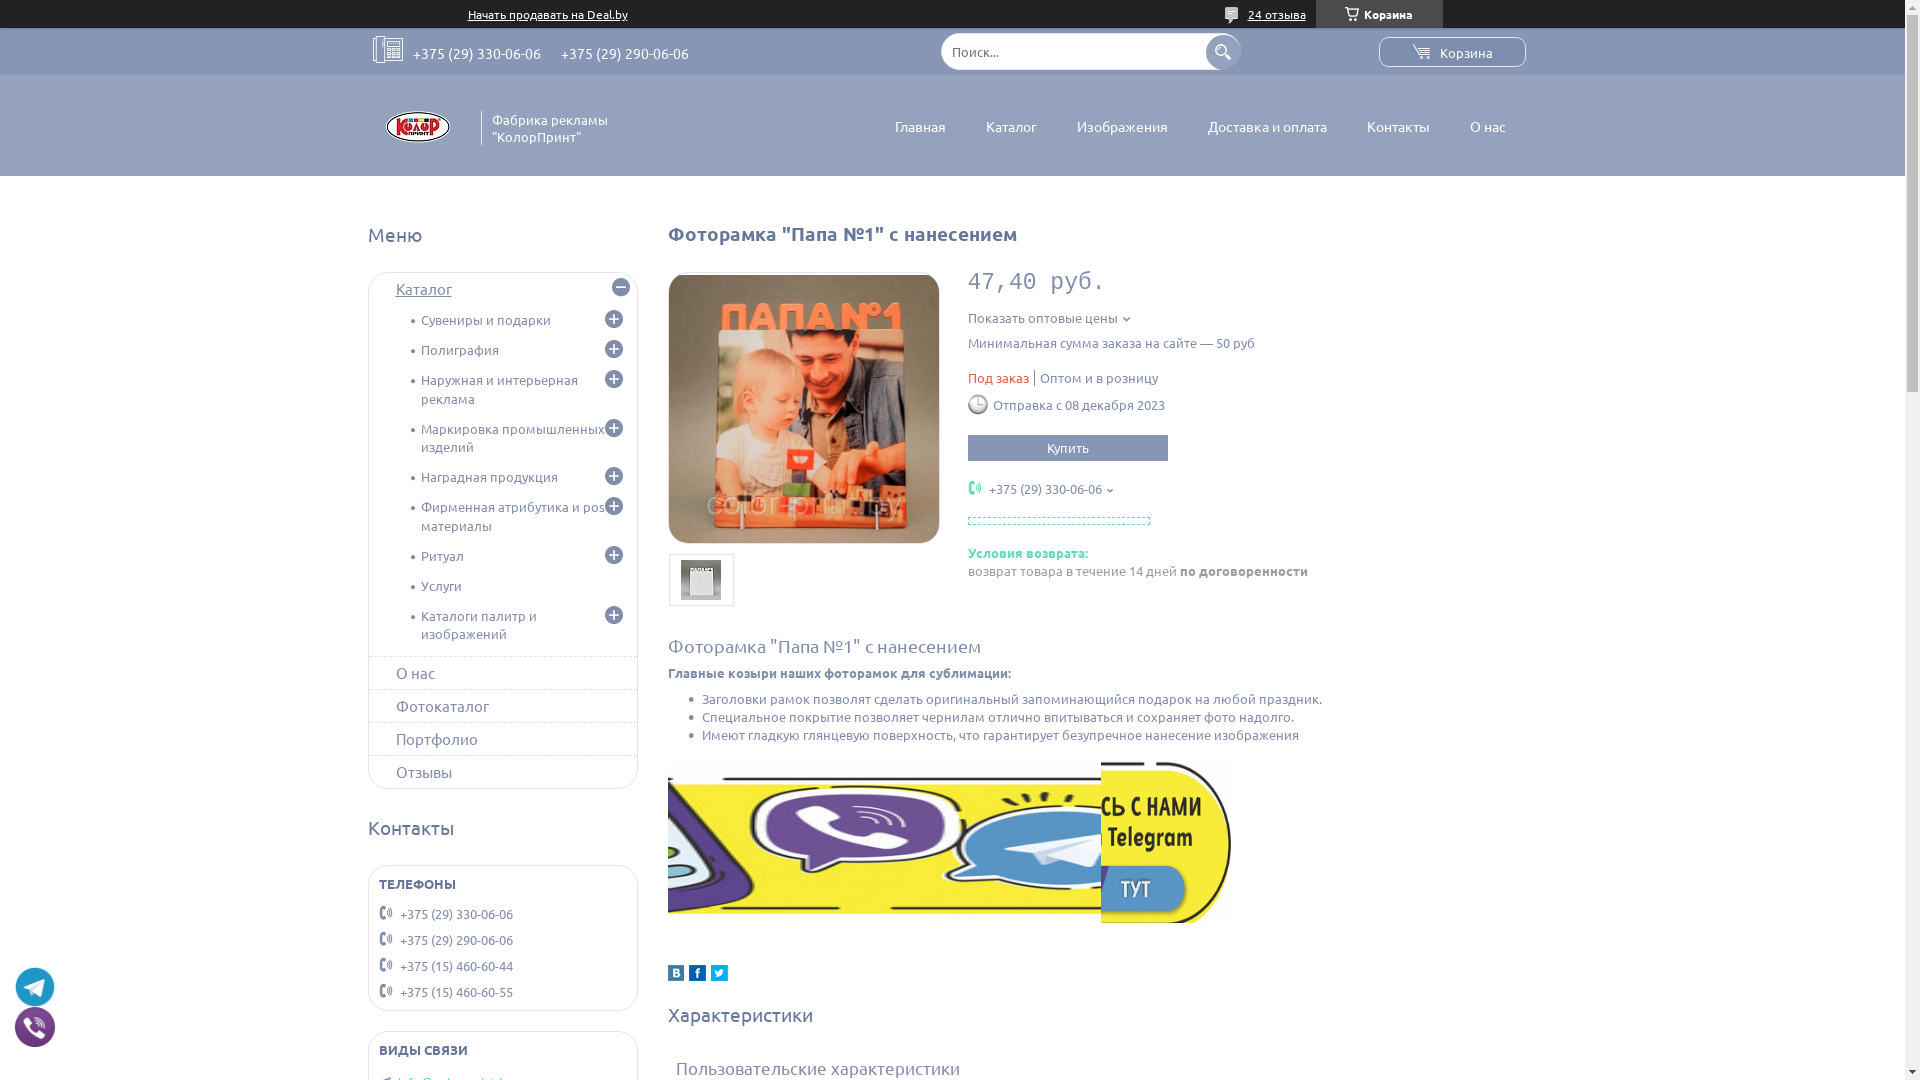 Image resolution: width=1920 pixels, height=1080 pixels. I want to click on 'twitter', so click(718, 974).